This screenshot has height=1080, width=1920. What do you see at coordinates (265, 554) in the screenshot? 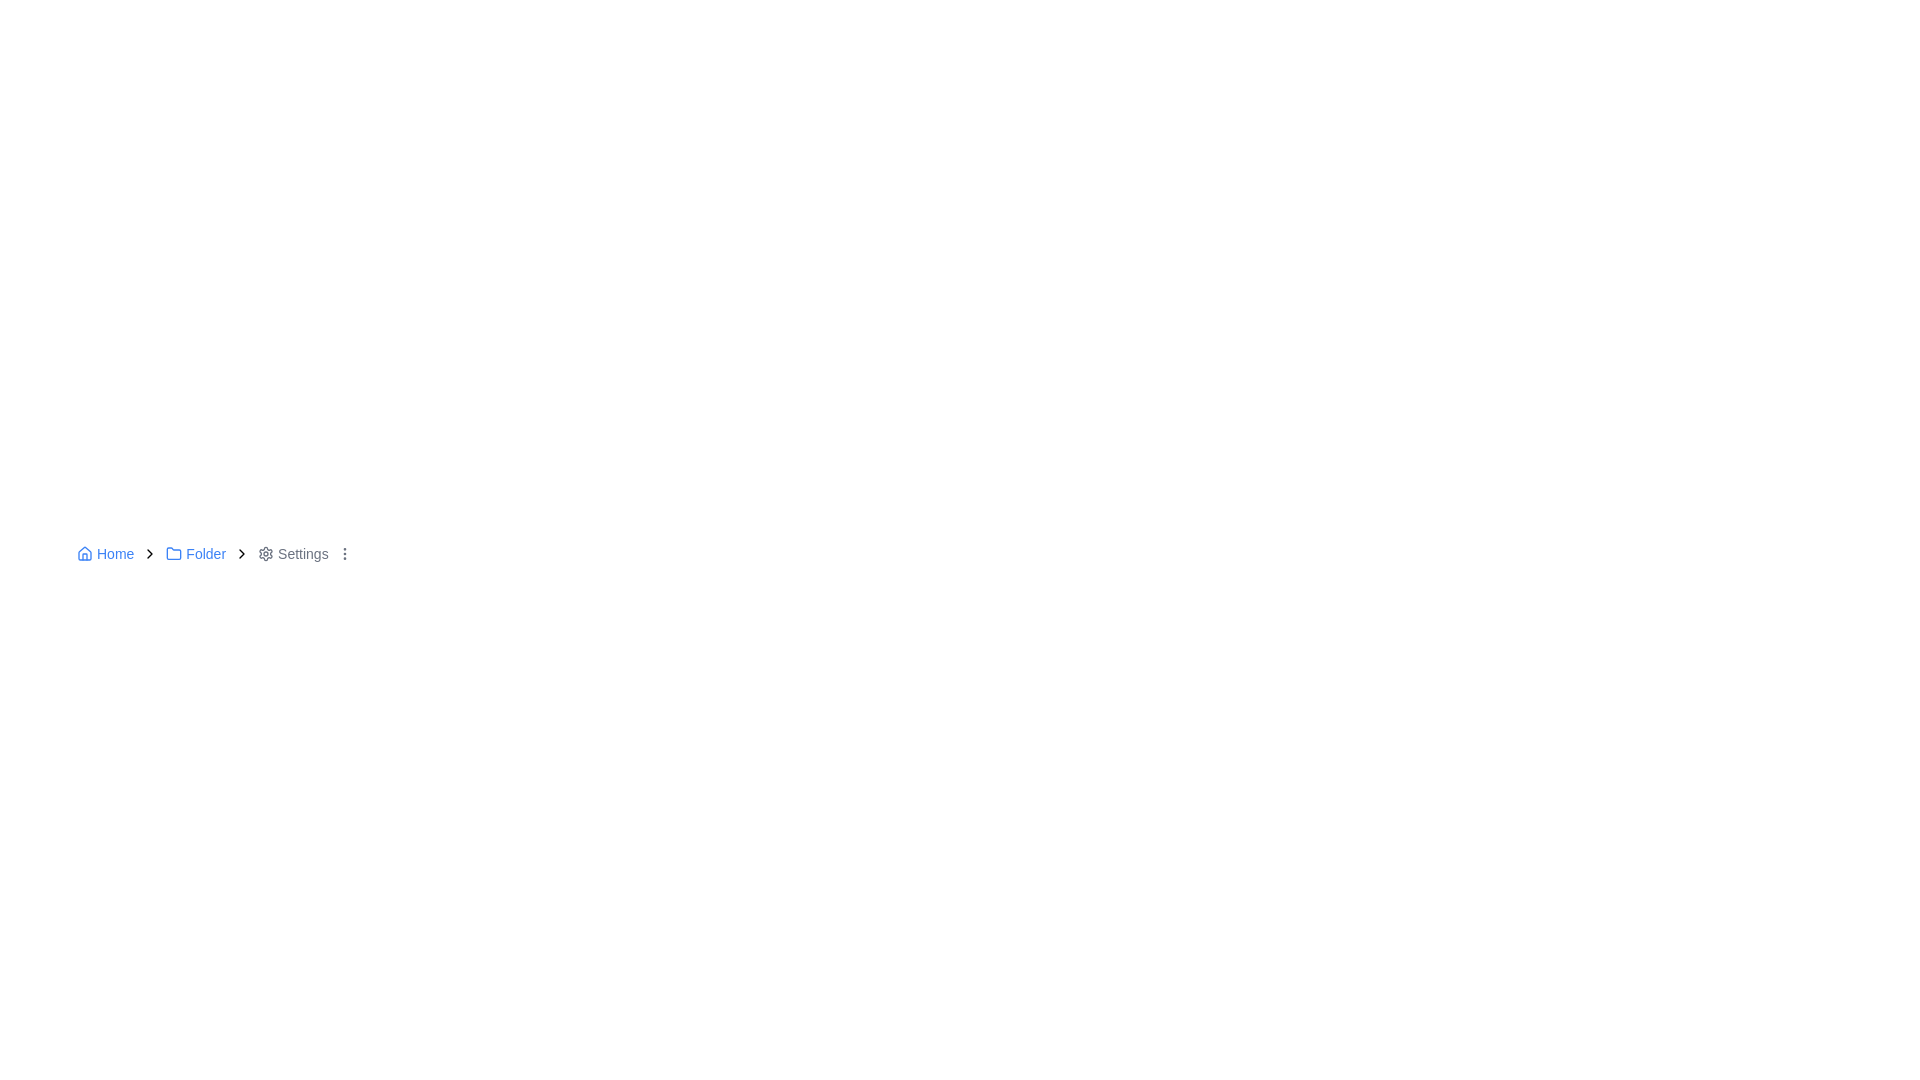
I see `the cogwheel-shaped icon with a gray outline located to the left of the 'Settings' text` at bounding box center [265, 554].